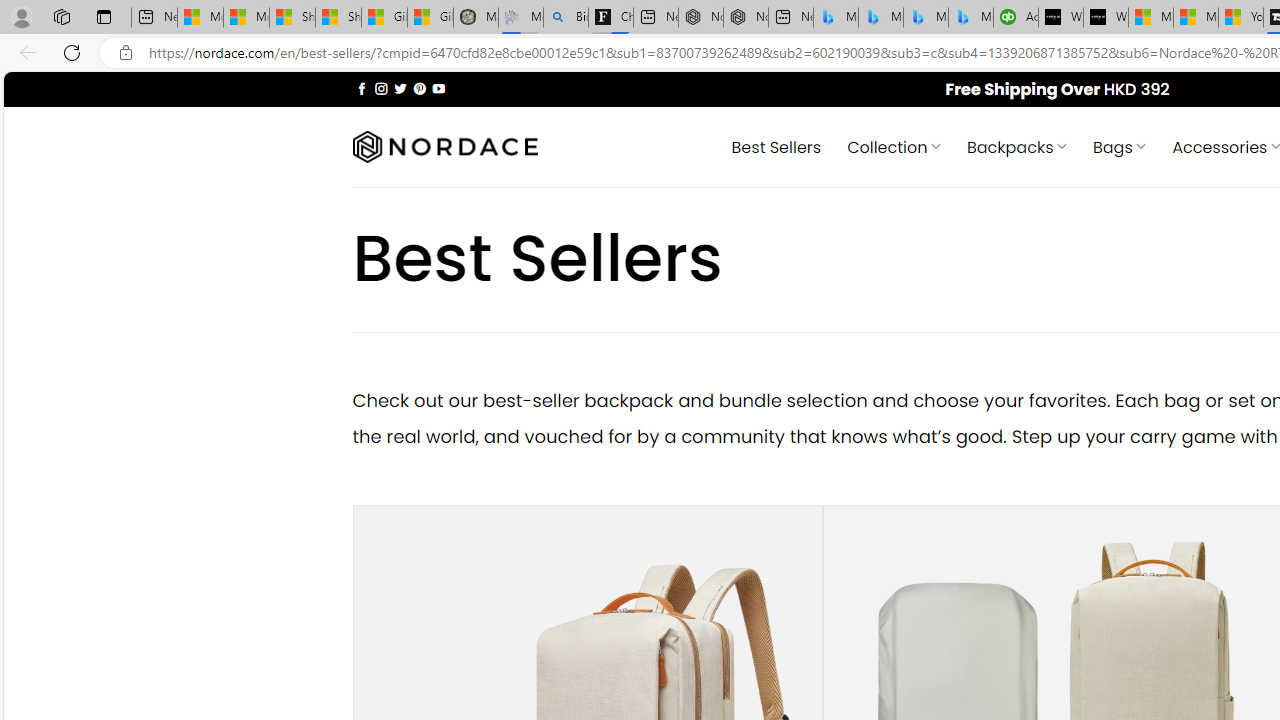 This screenshot has height=720, width=1280. What do you see at coordinates (745, 17) in the screenshot?
I see `'Nordace - #1 Japanese Best-Seller - Siena Smart Backpack'` at bounding box center [745, 17].